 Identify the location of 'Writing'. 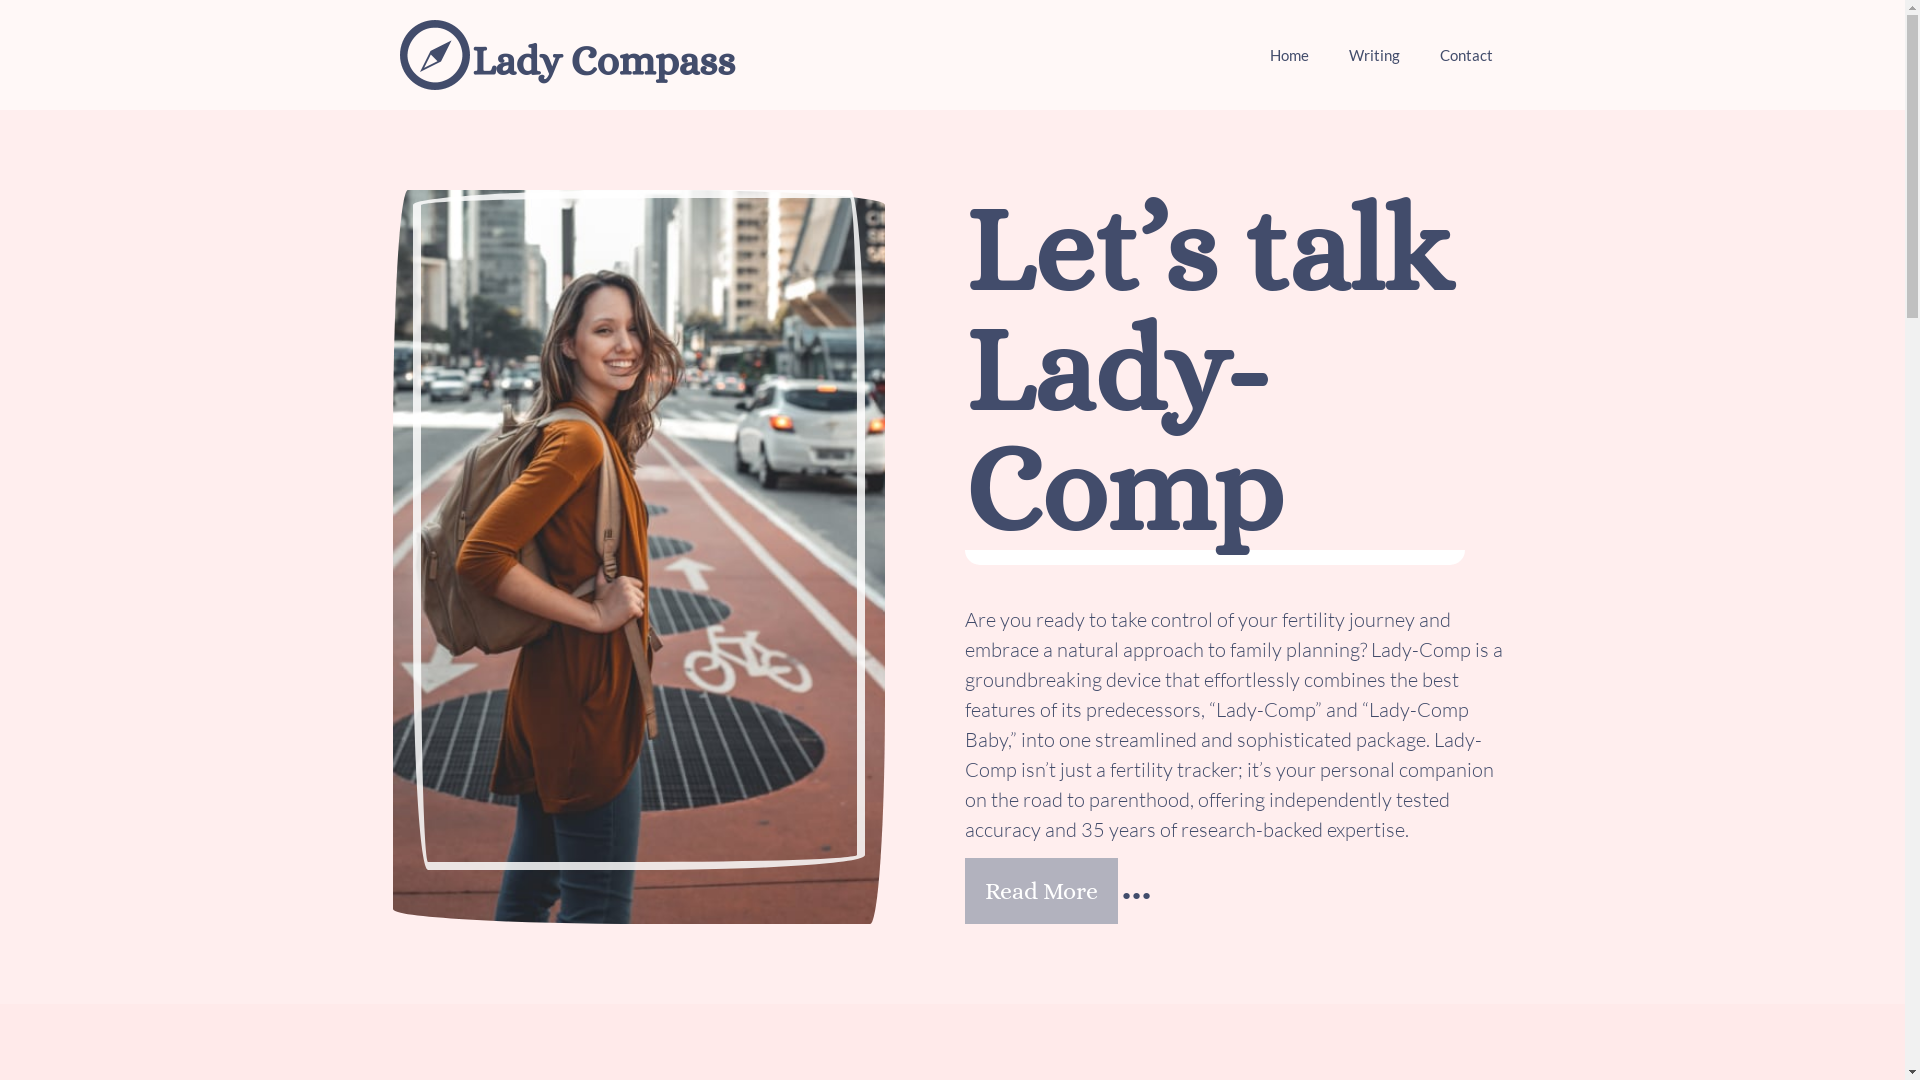
(1372, 53).